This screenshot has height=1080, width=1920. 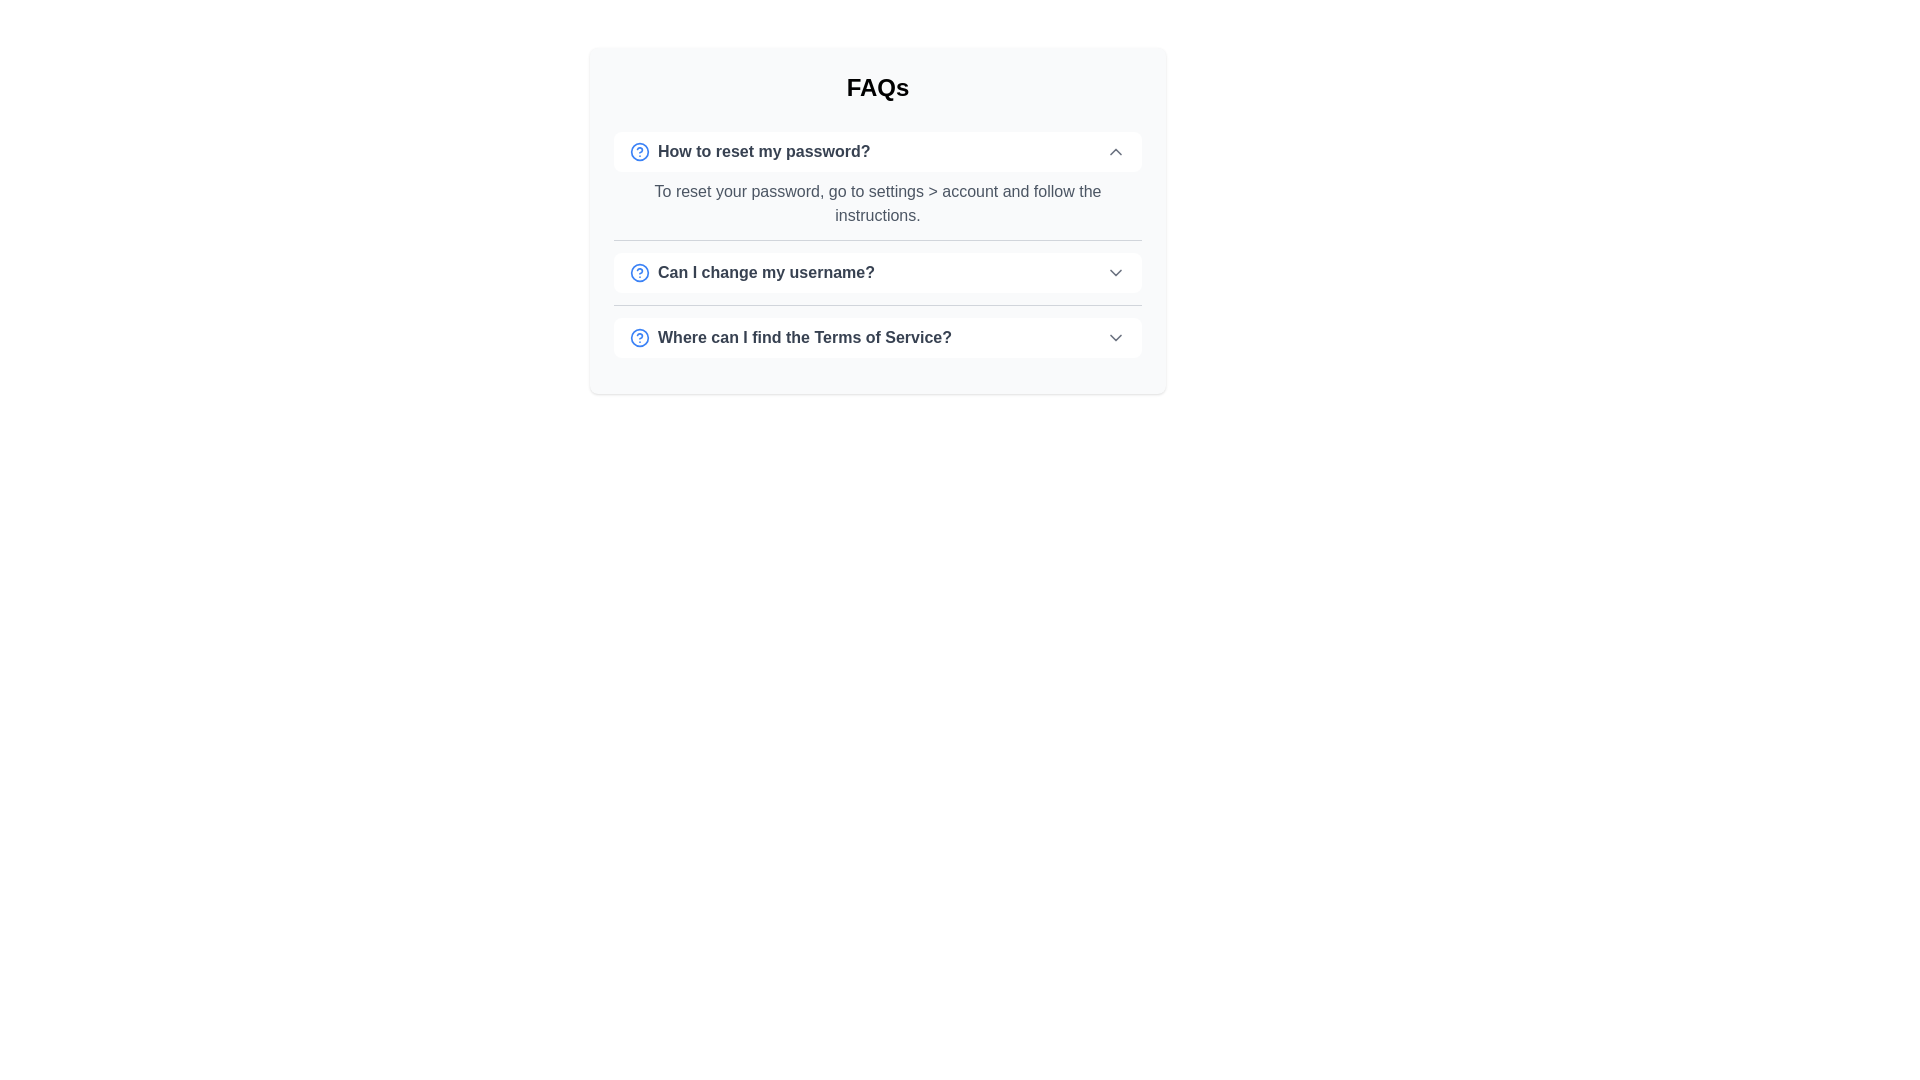 I want to click on the downward-pointing chevron icon located at the far right of the FAQ section titled 'Where can I find the Terms of Service?', so click(x=1115, y=337).